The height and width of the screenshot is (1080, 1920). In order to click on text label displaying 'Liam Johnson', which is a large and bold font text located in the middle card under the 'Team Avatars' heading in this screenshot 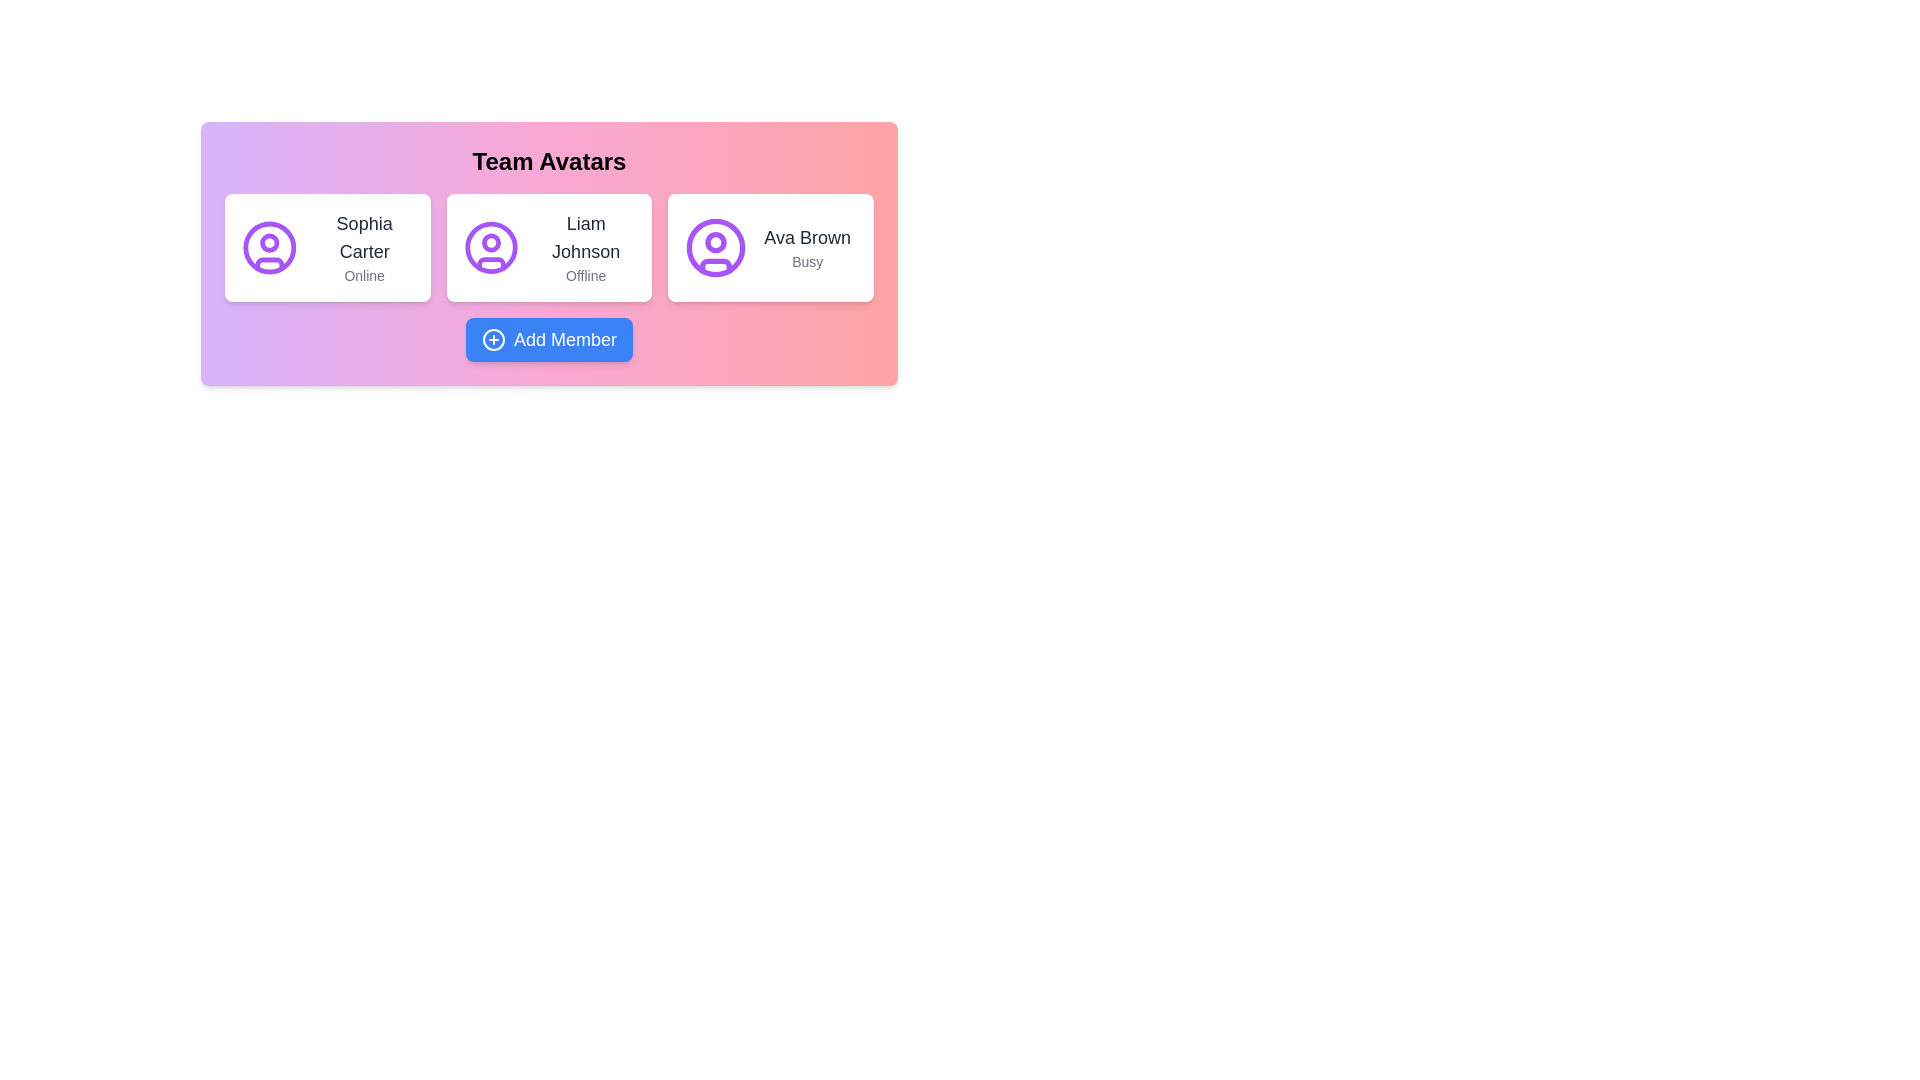, I will do `click(585, 237)`.